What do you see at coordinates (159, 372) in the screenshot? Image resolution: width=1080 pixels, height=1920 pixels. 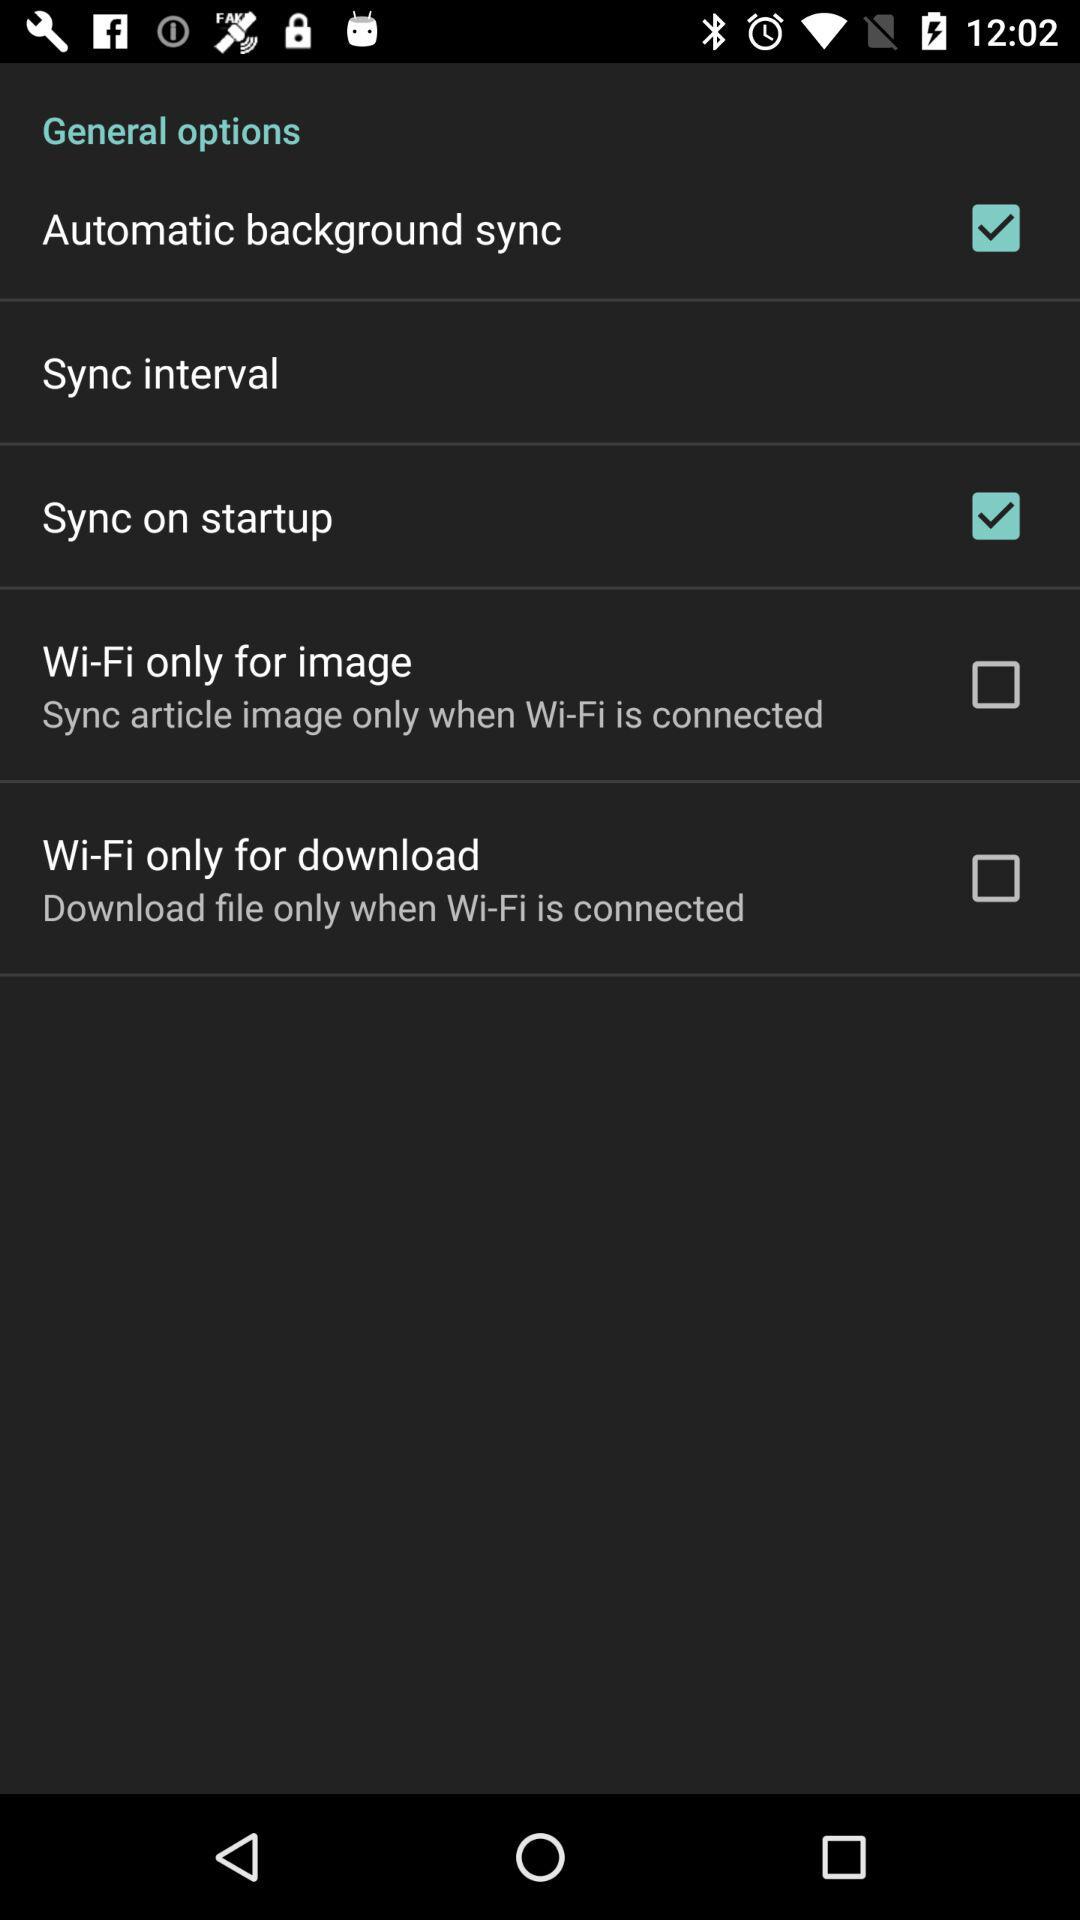 I see `sync interval` at bounding box center [159, 372].